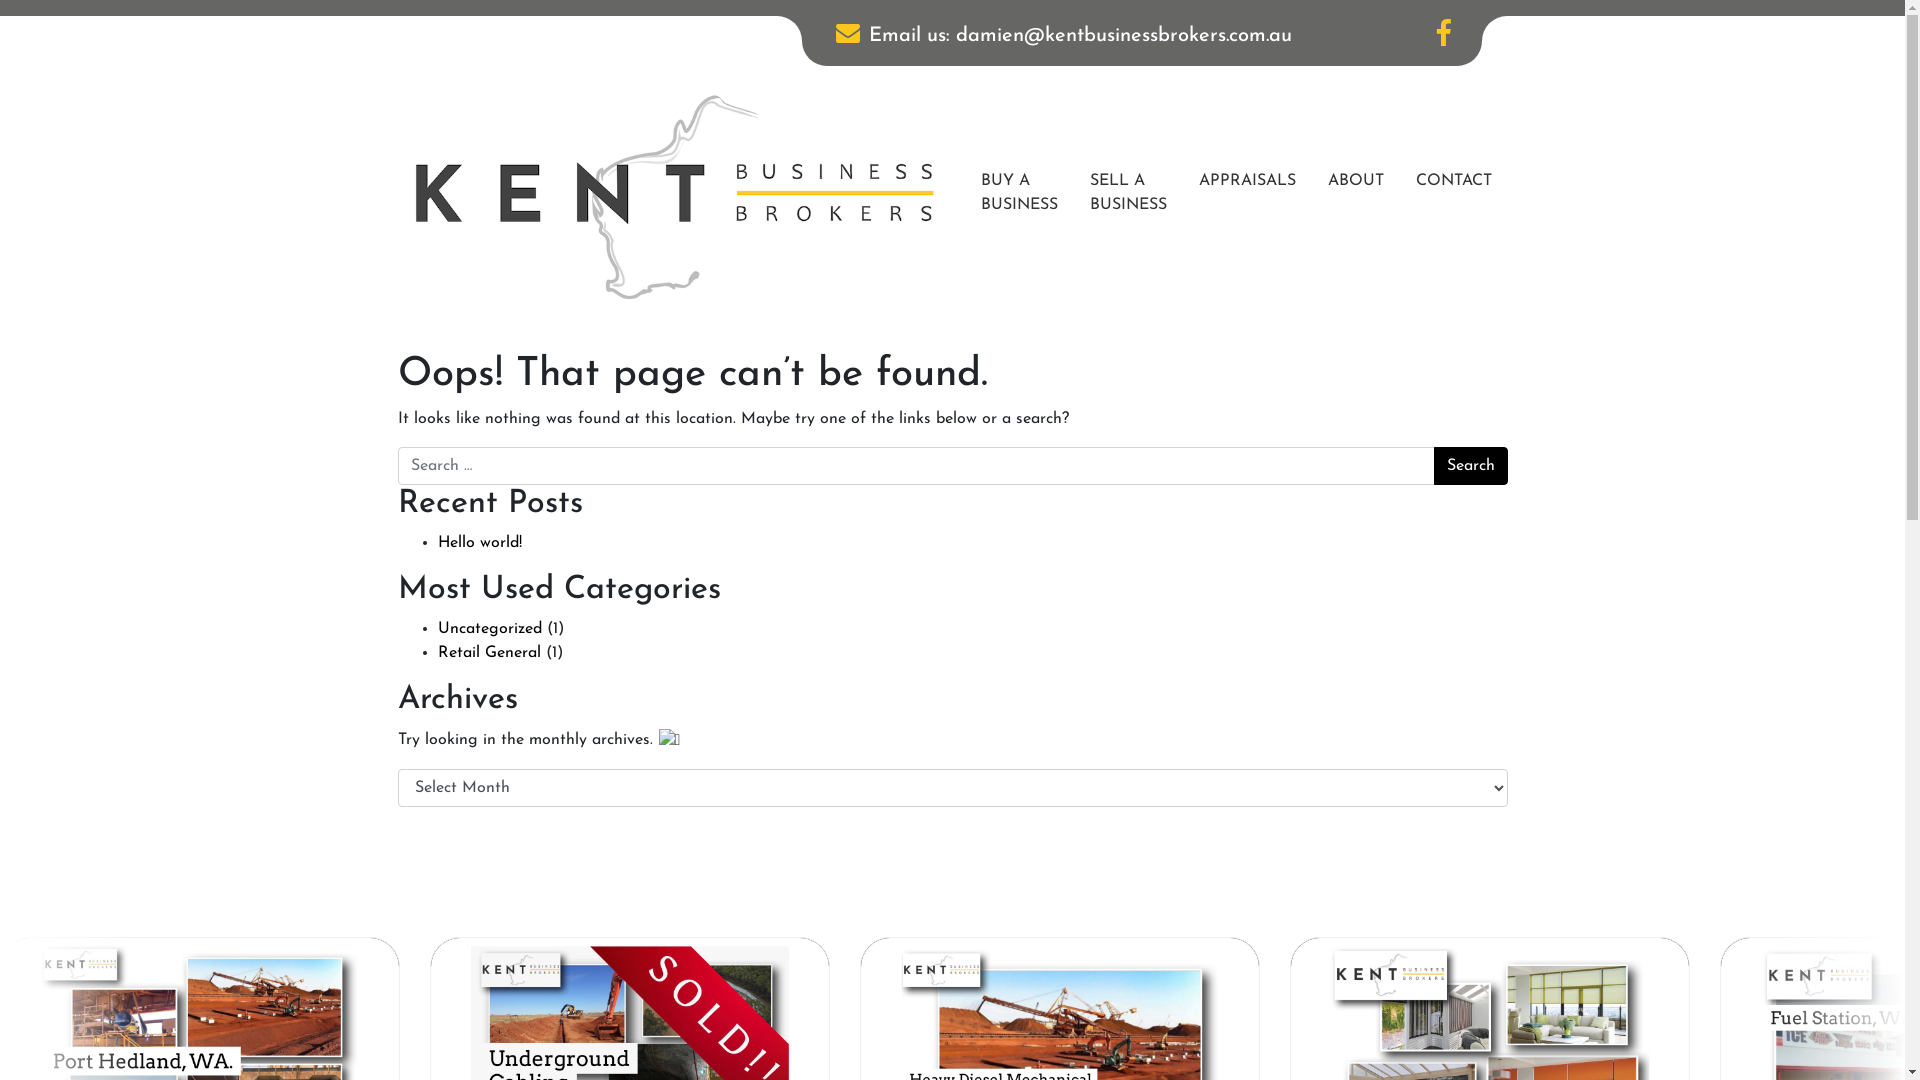 This screenshot has height=1080, width=1920. I want to click on 'Search', so click(1433, 466).